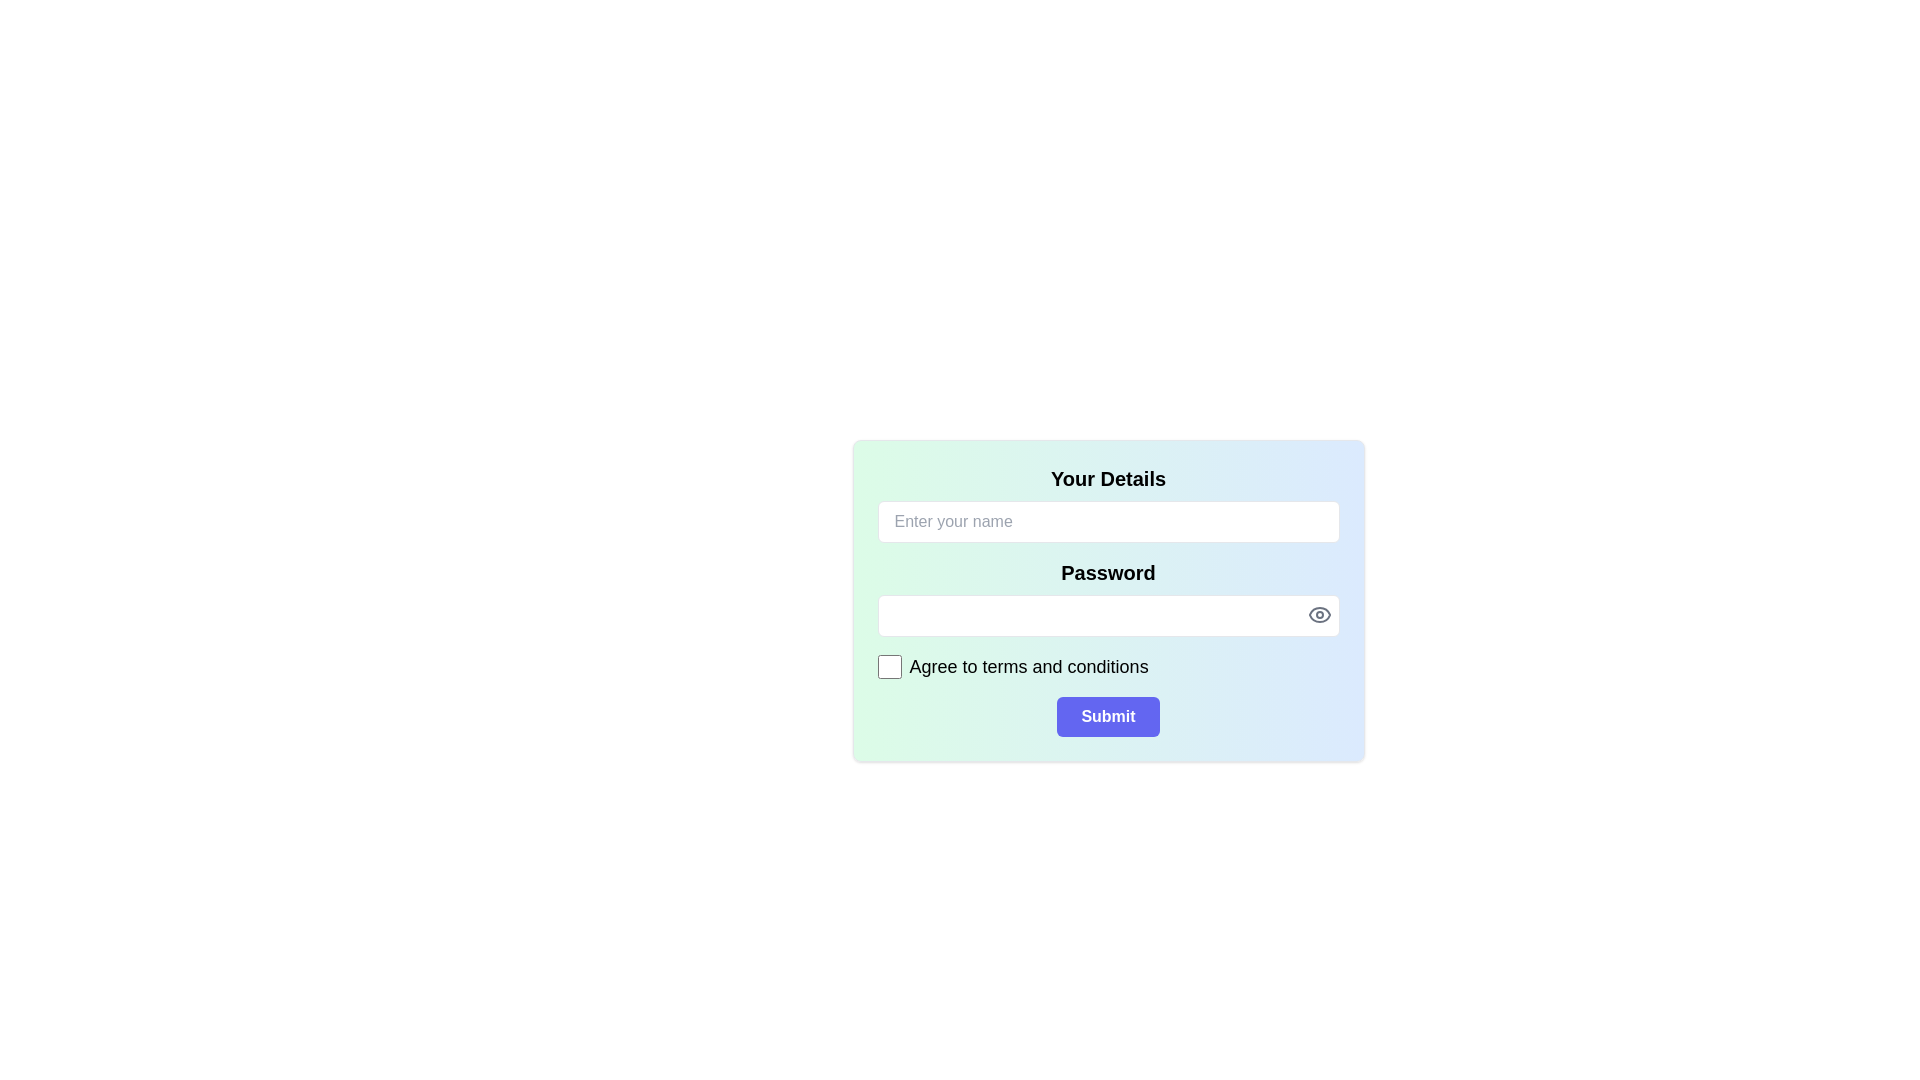 The image size is (1920, 1080). What do you see at coordinates (1107, 716) in the screenshot?
I see `the submit button located below the 'Agree to terms and conditions' checkbox` at bounding box center [1107, 716].